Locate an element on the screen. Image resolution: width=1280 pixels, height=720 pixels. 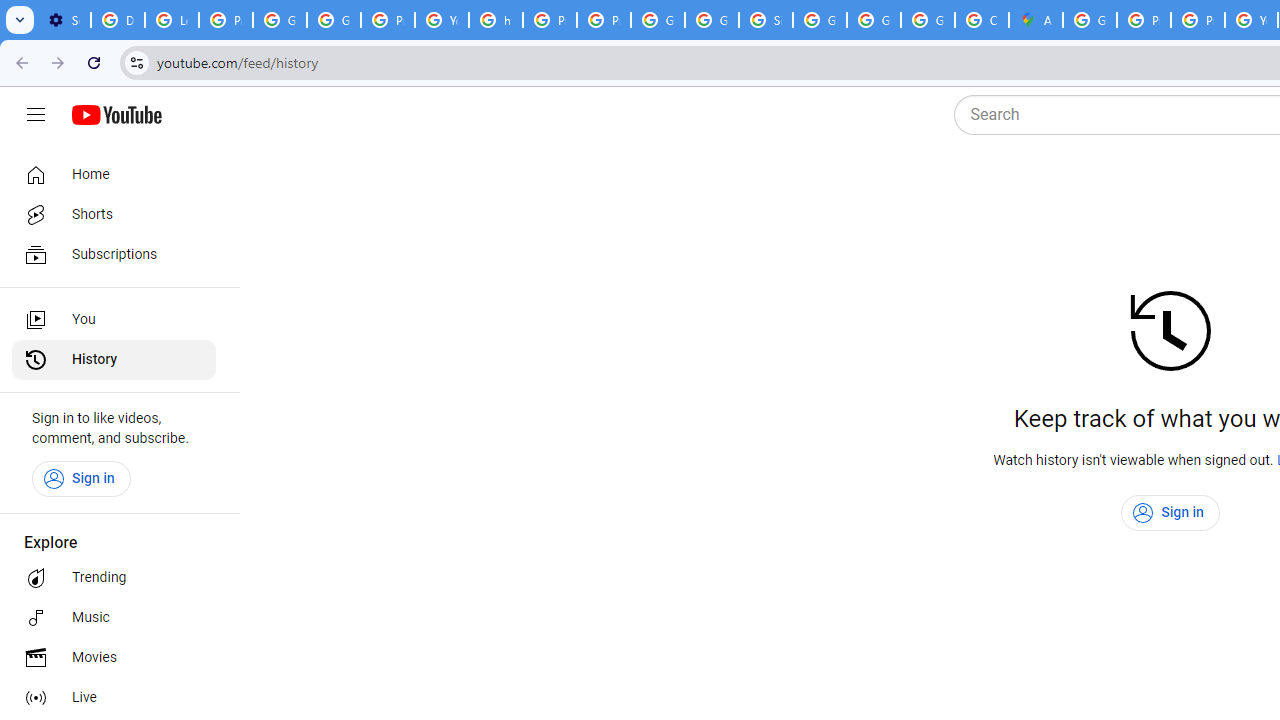
'Music' is located at coordinates (112, 617).